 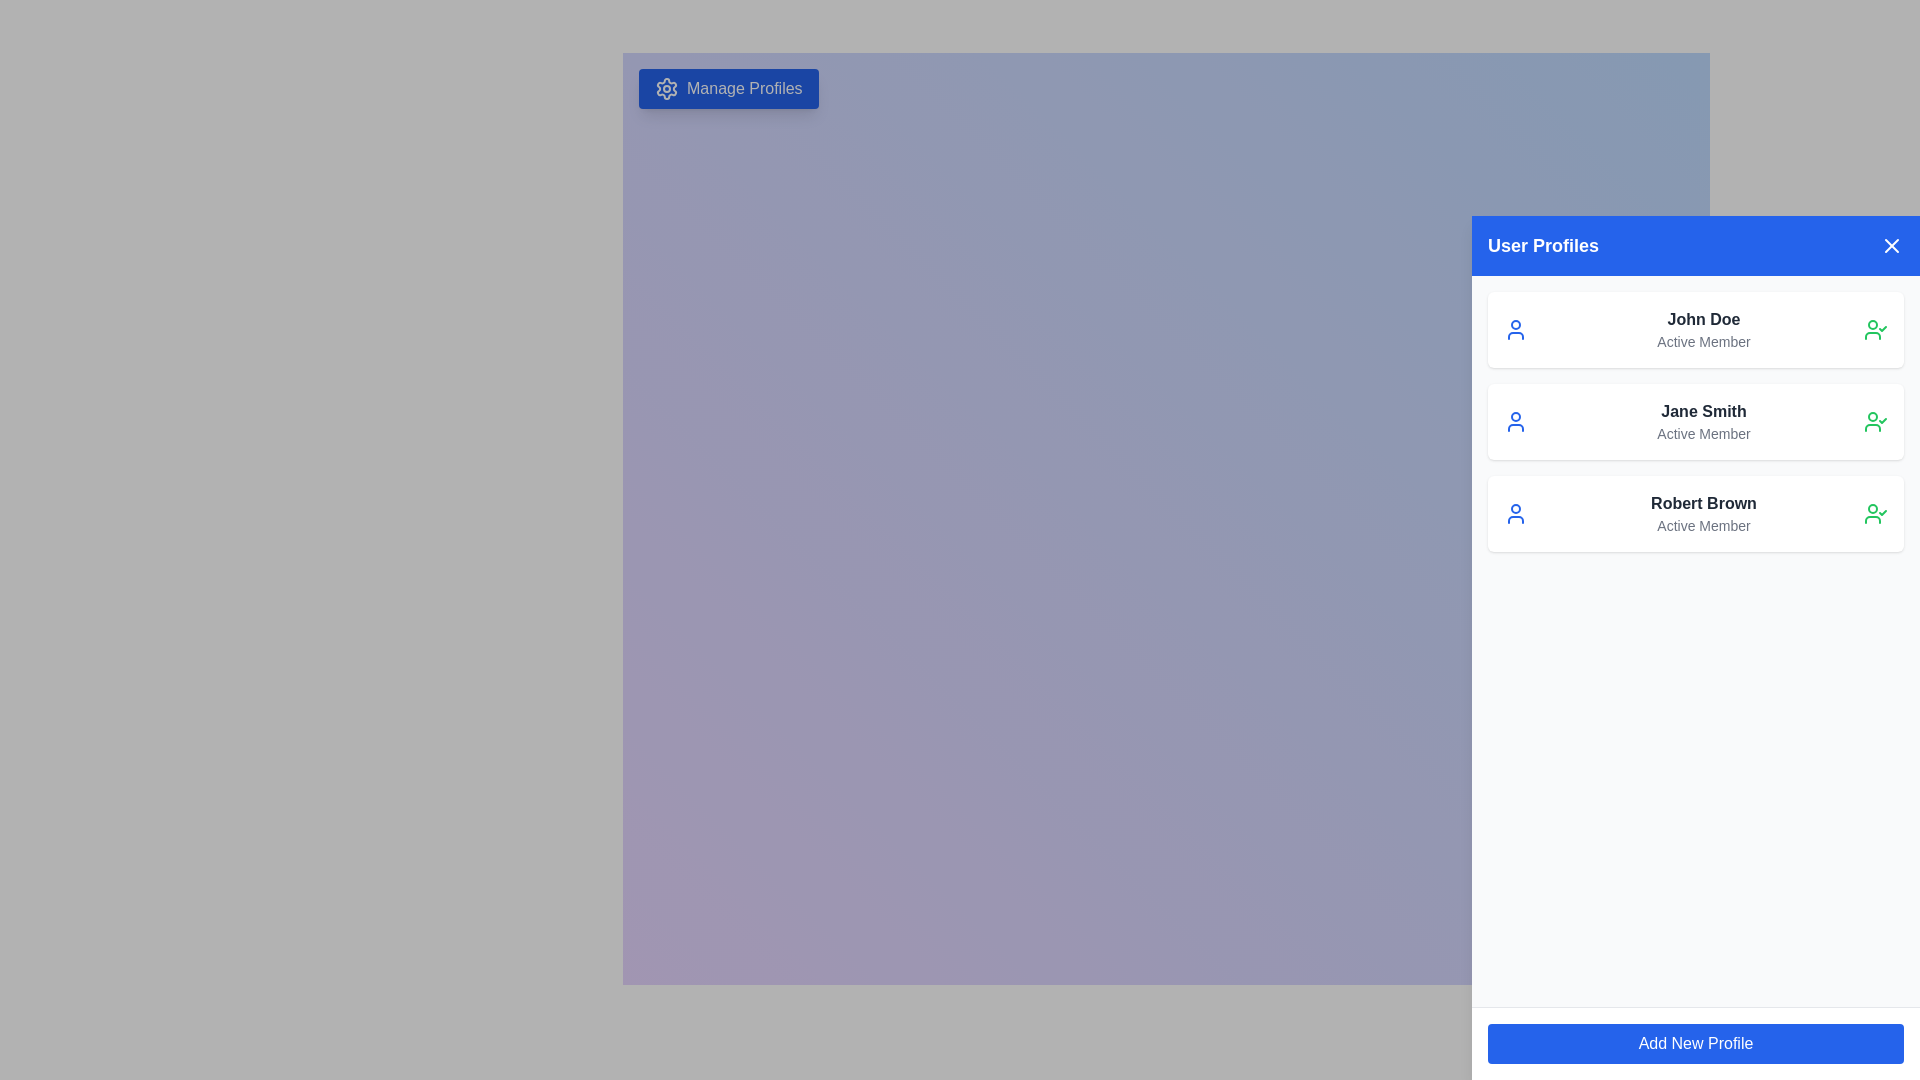 I want to click on the gear icon located within the 'Manage Profiles' button at the top-left corner of the interface, so click(x=667, y=87).